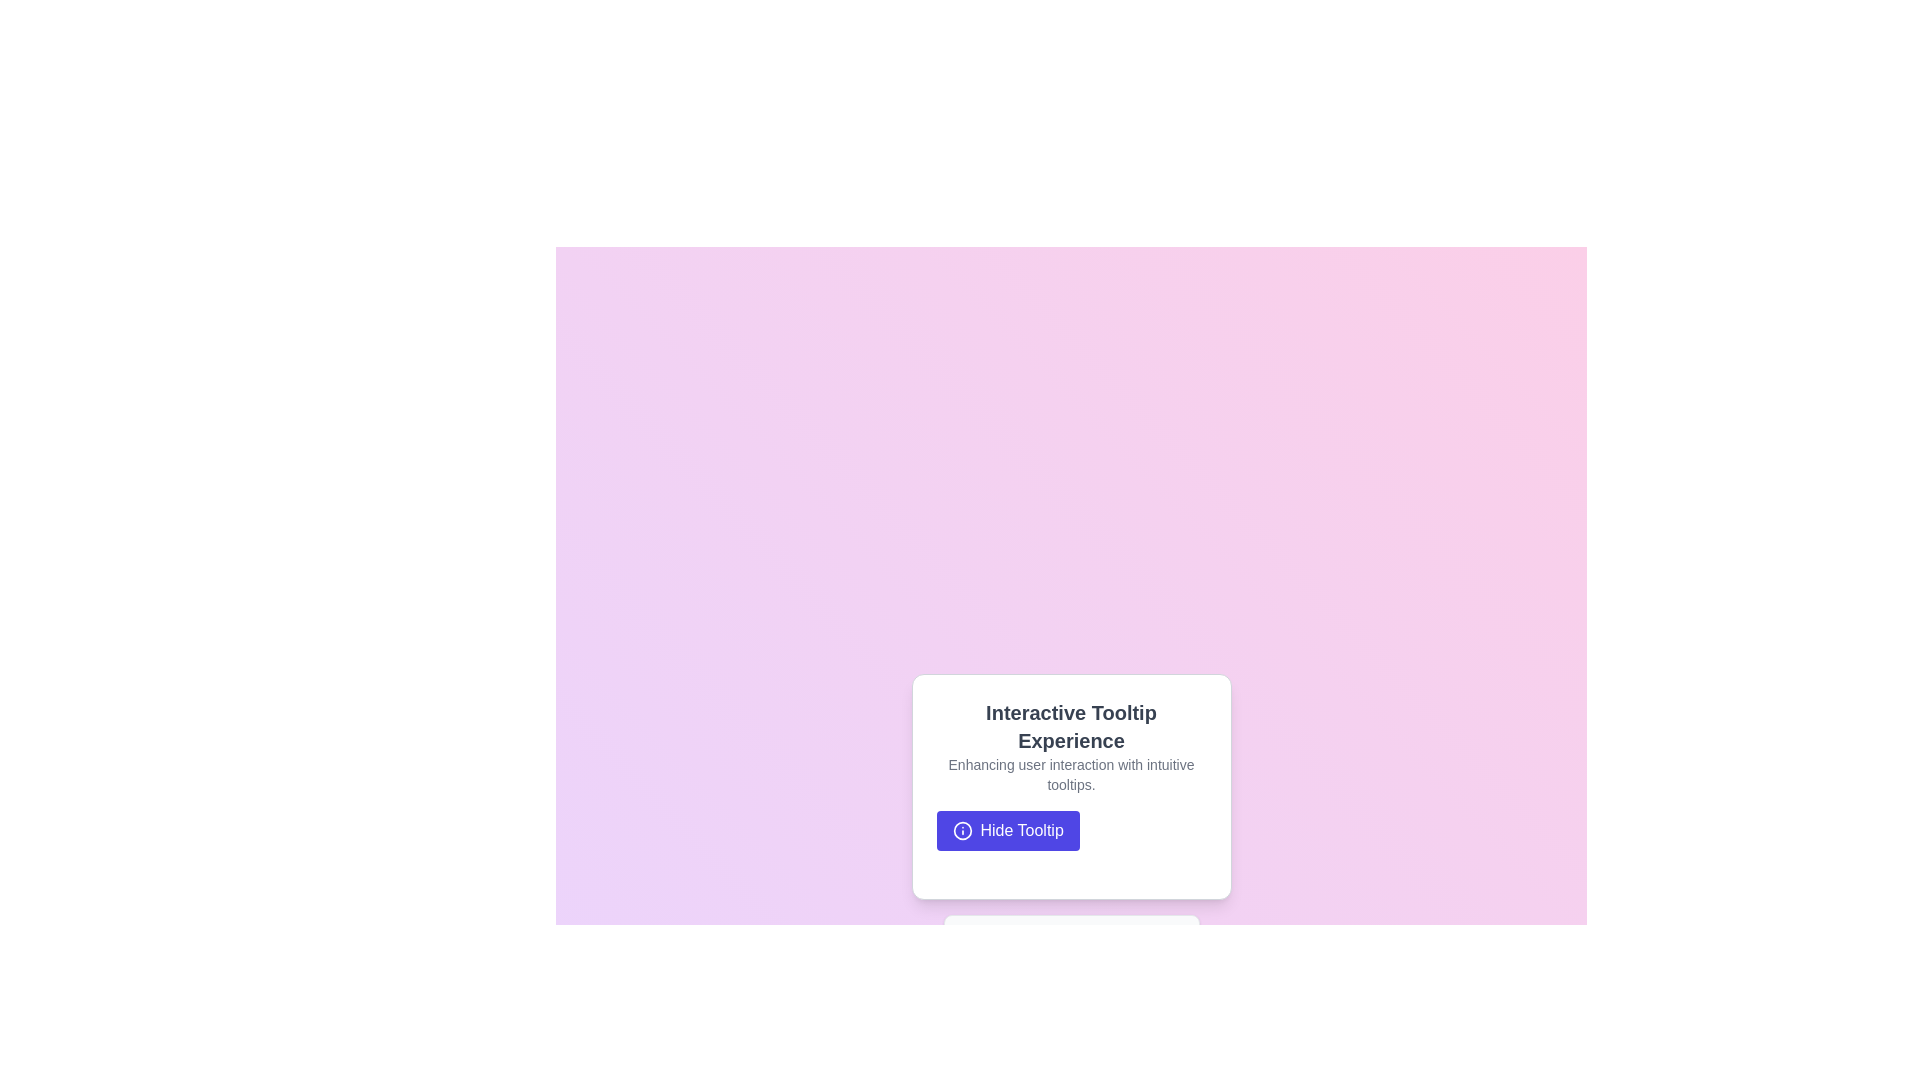 The image size is (1920, 1080). What do you see at coordinates (962, 830) in the screenshot?
I see `circular SVG icon that serves as part of the 'Hide Tooltip' button, which has a thin border stroke and no fill` at bounding box center [962, 830].